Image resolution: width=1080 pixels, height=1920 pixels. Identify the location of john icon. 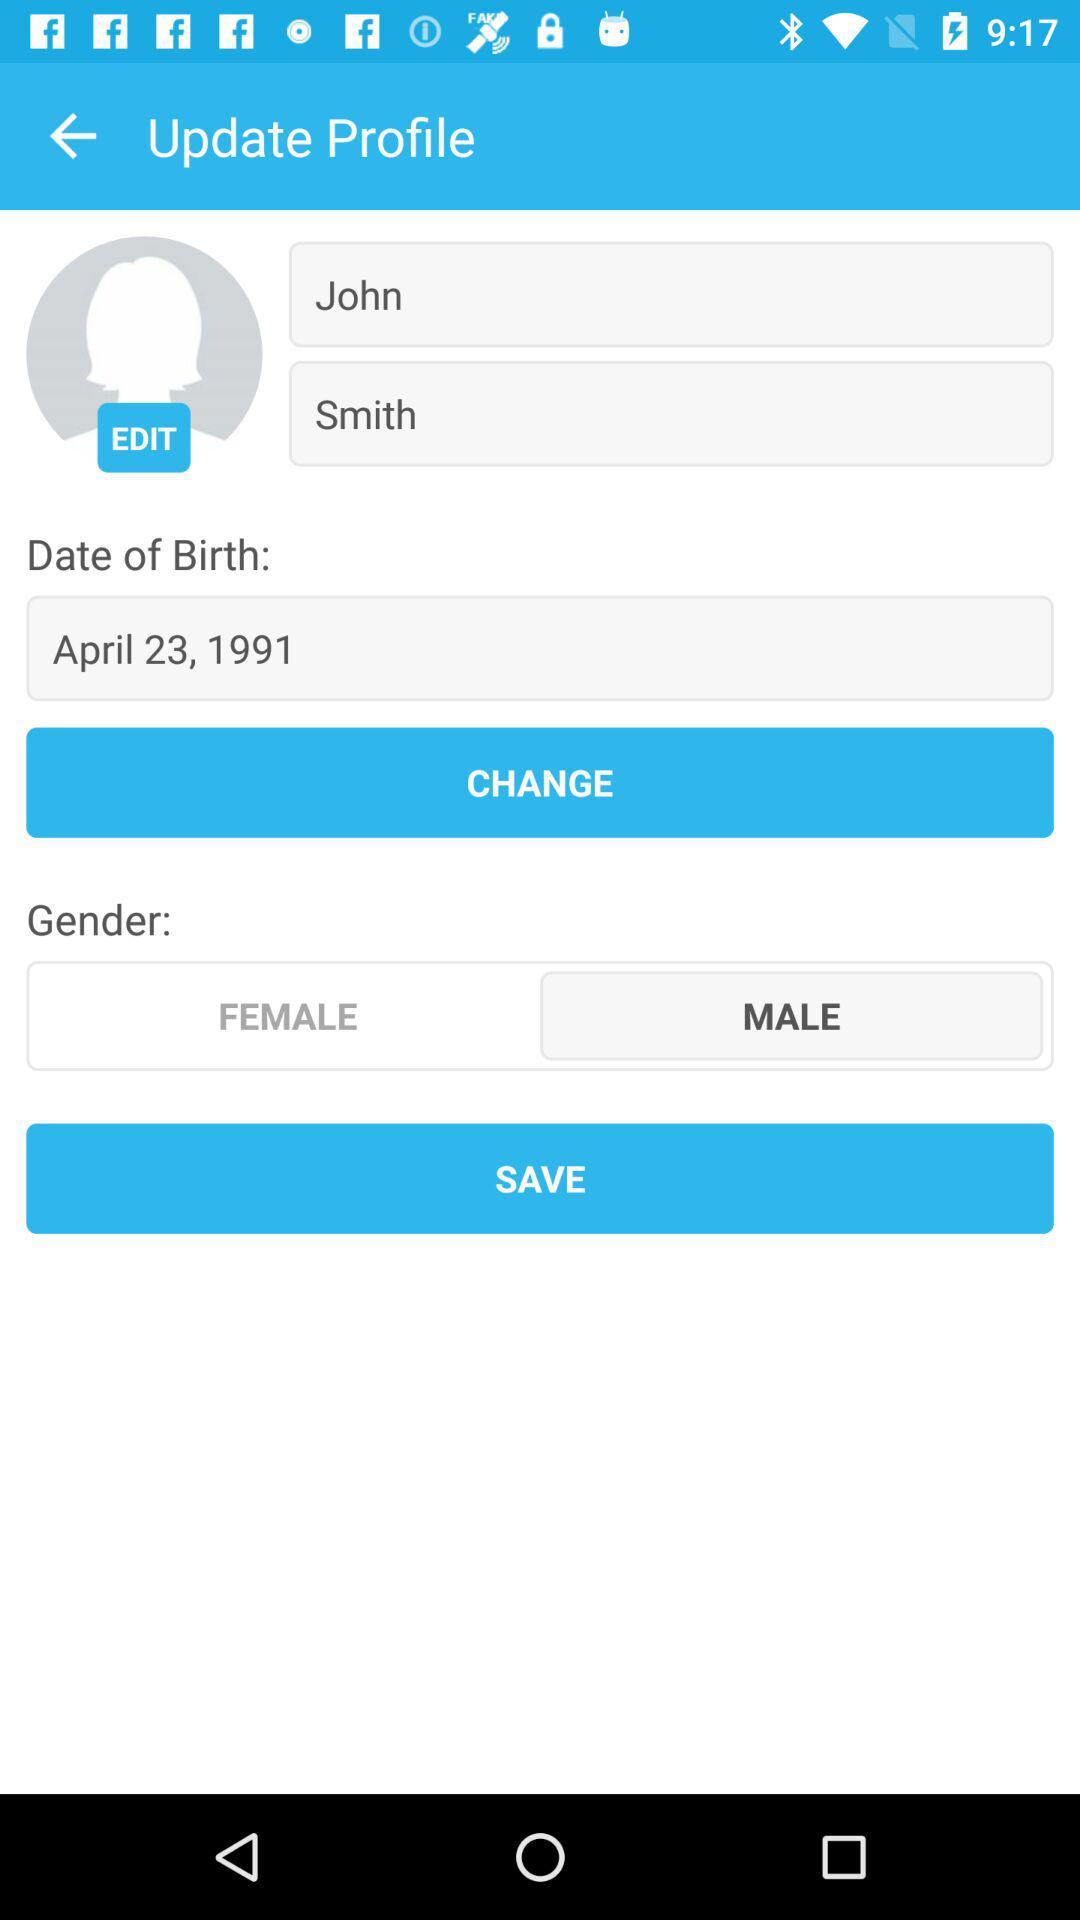
(671, 293).